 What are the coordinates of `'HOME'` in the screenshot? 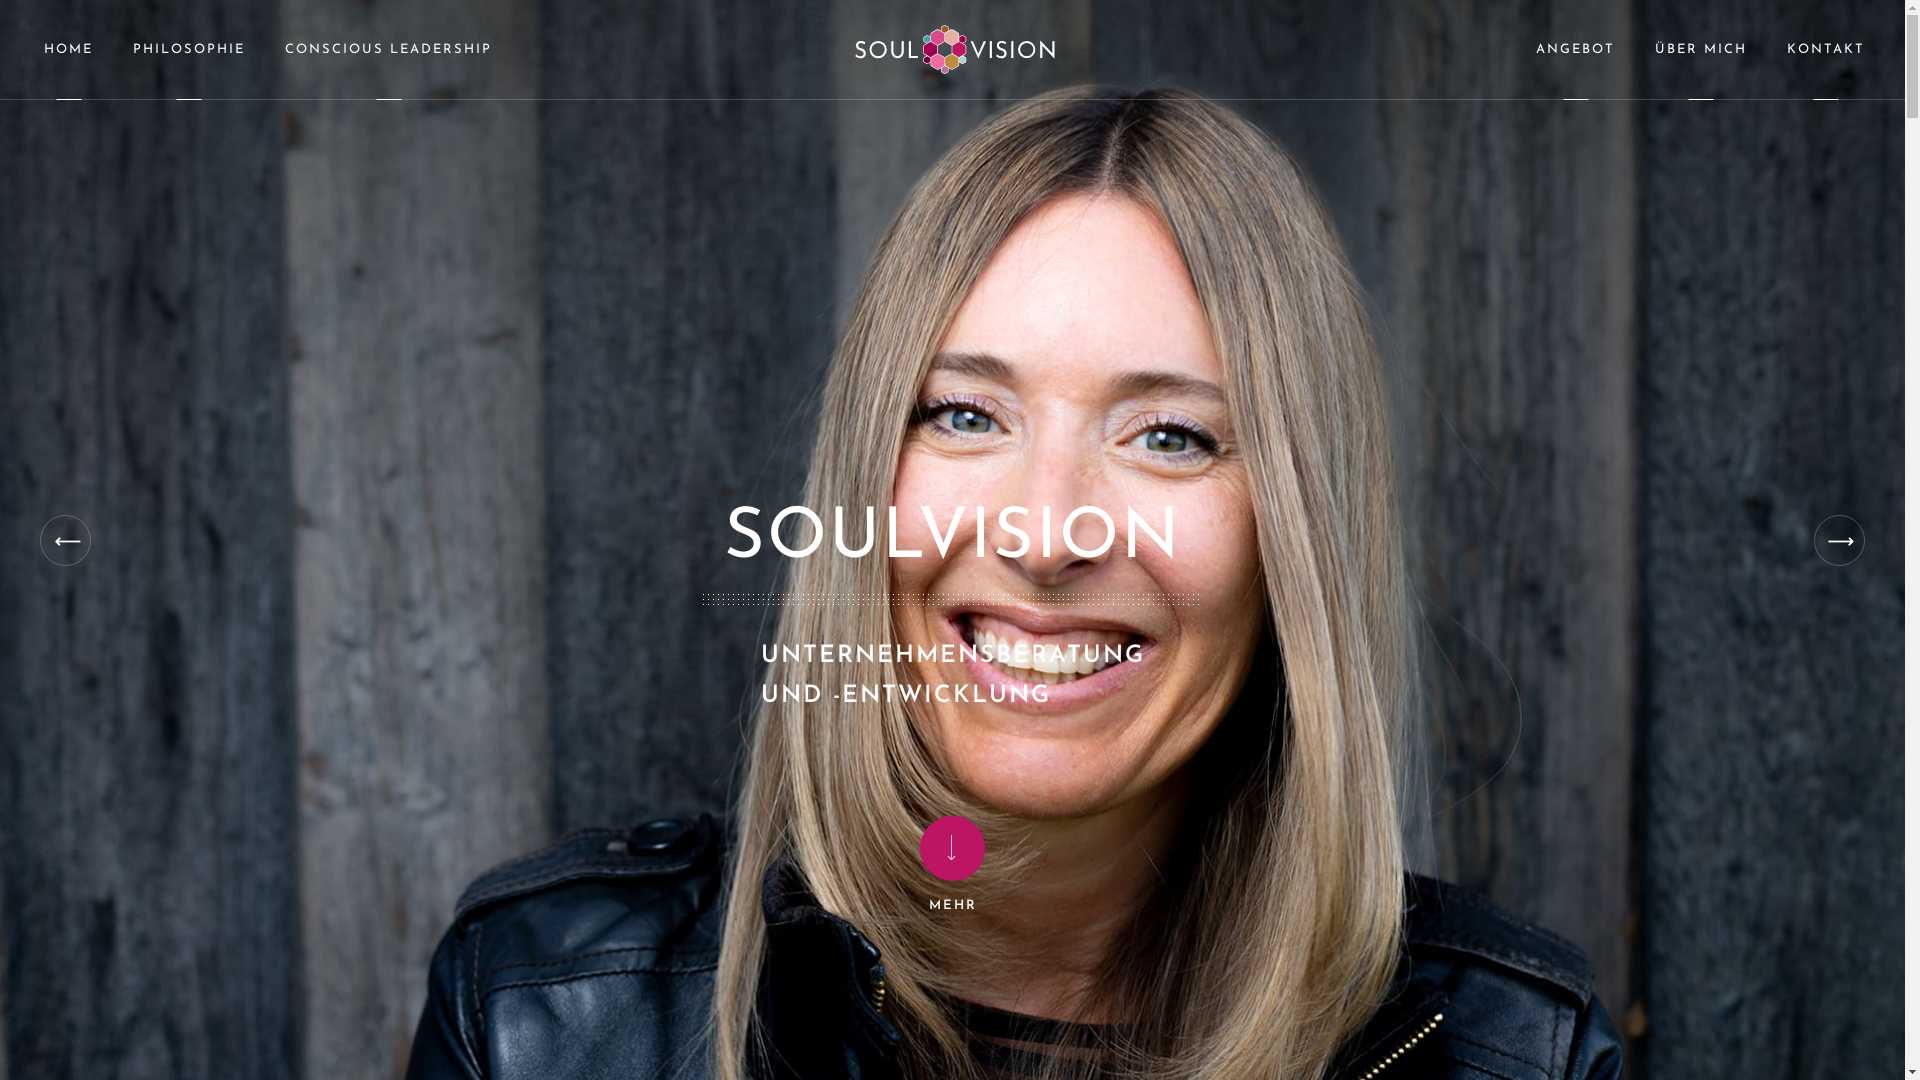 It's located at (68, 48).